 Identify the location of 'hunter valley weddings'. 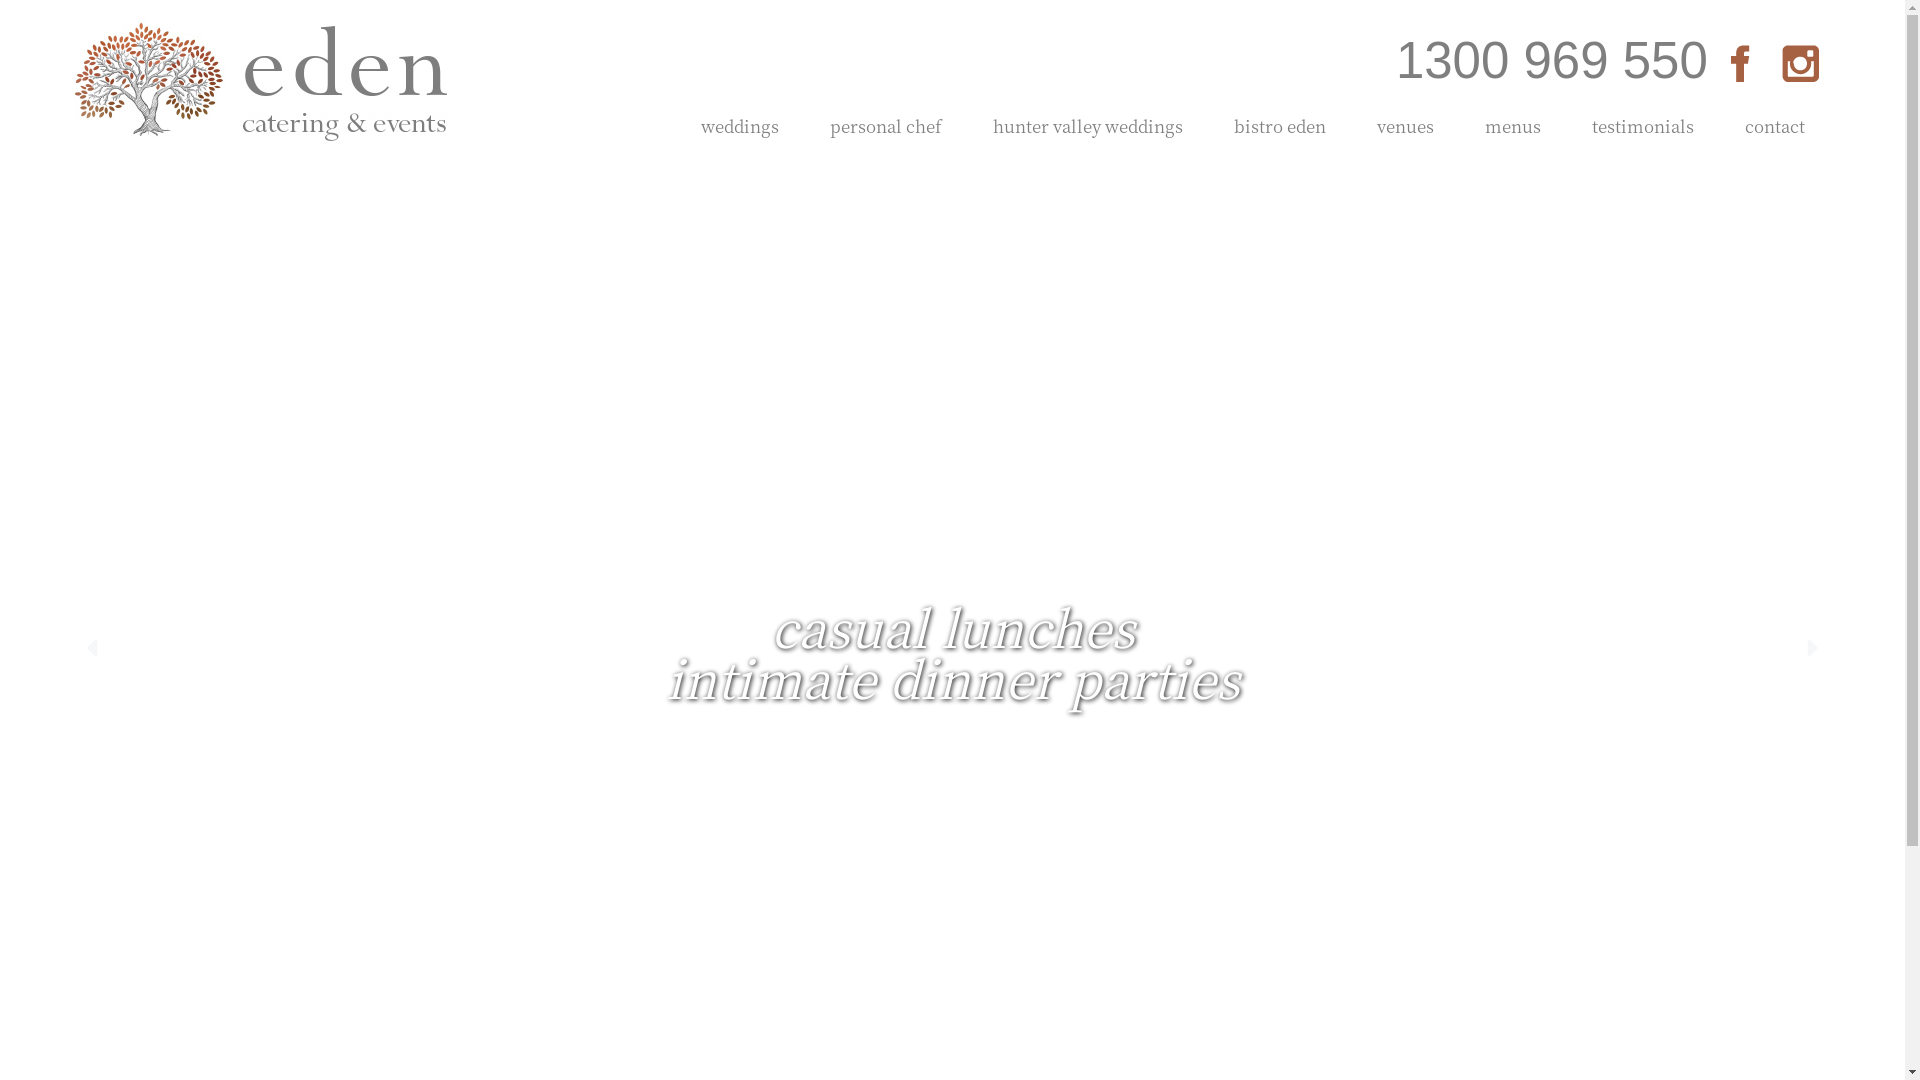
(1087, 126).